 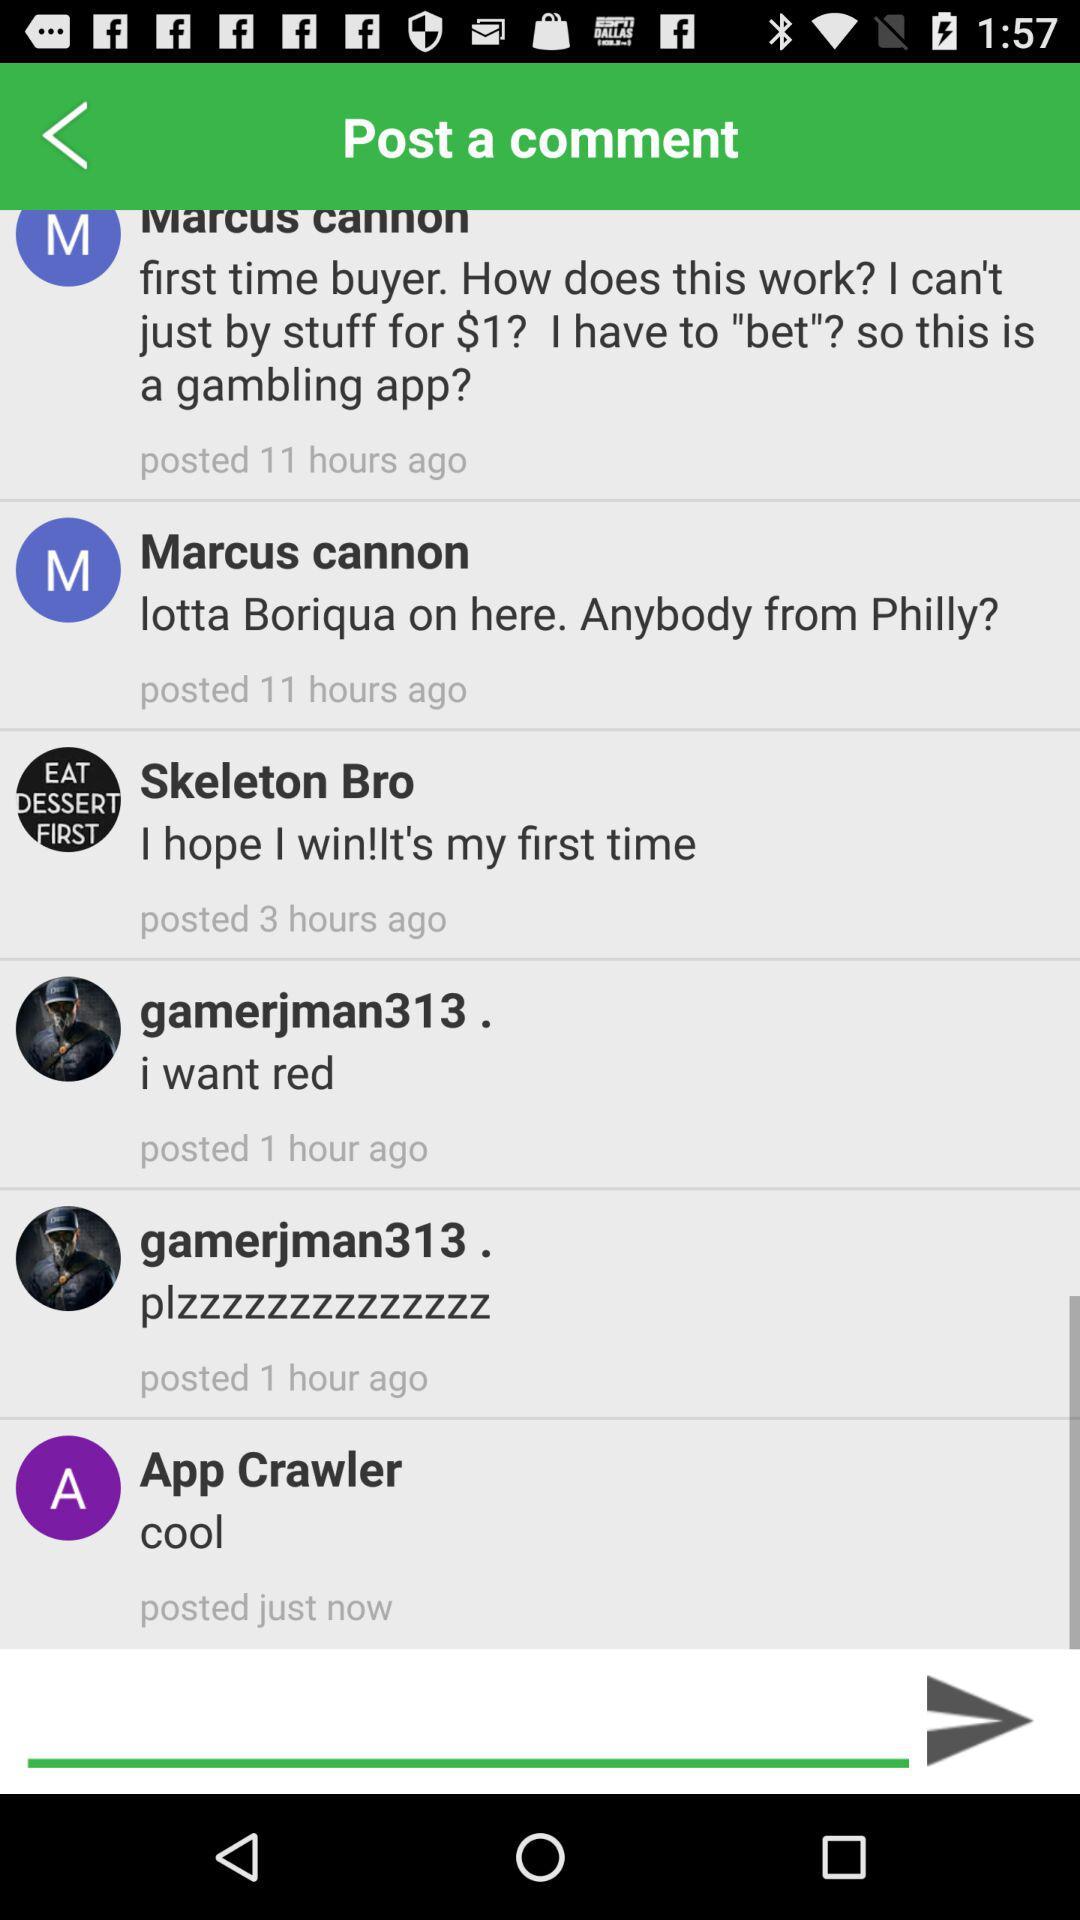 I want to click on icon below posted just now, so click(x=980, y=1720).